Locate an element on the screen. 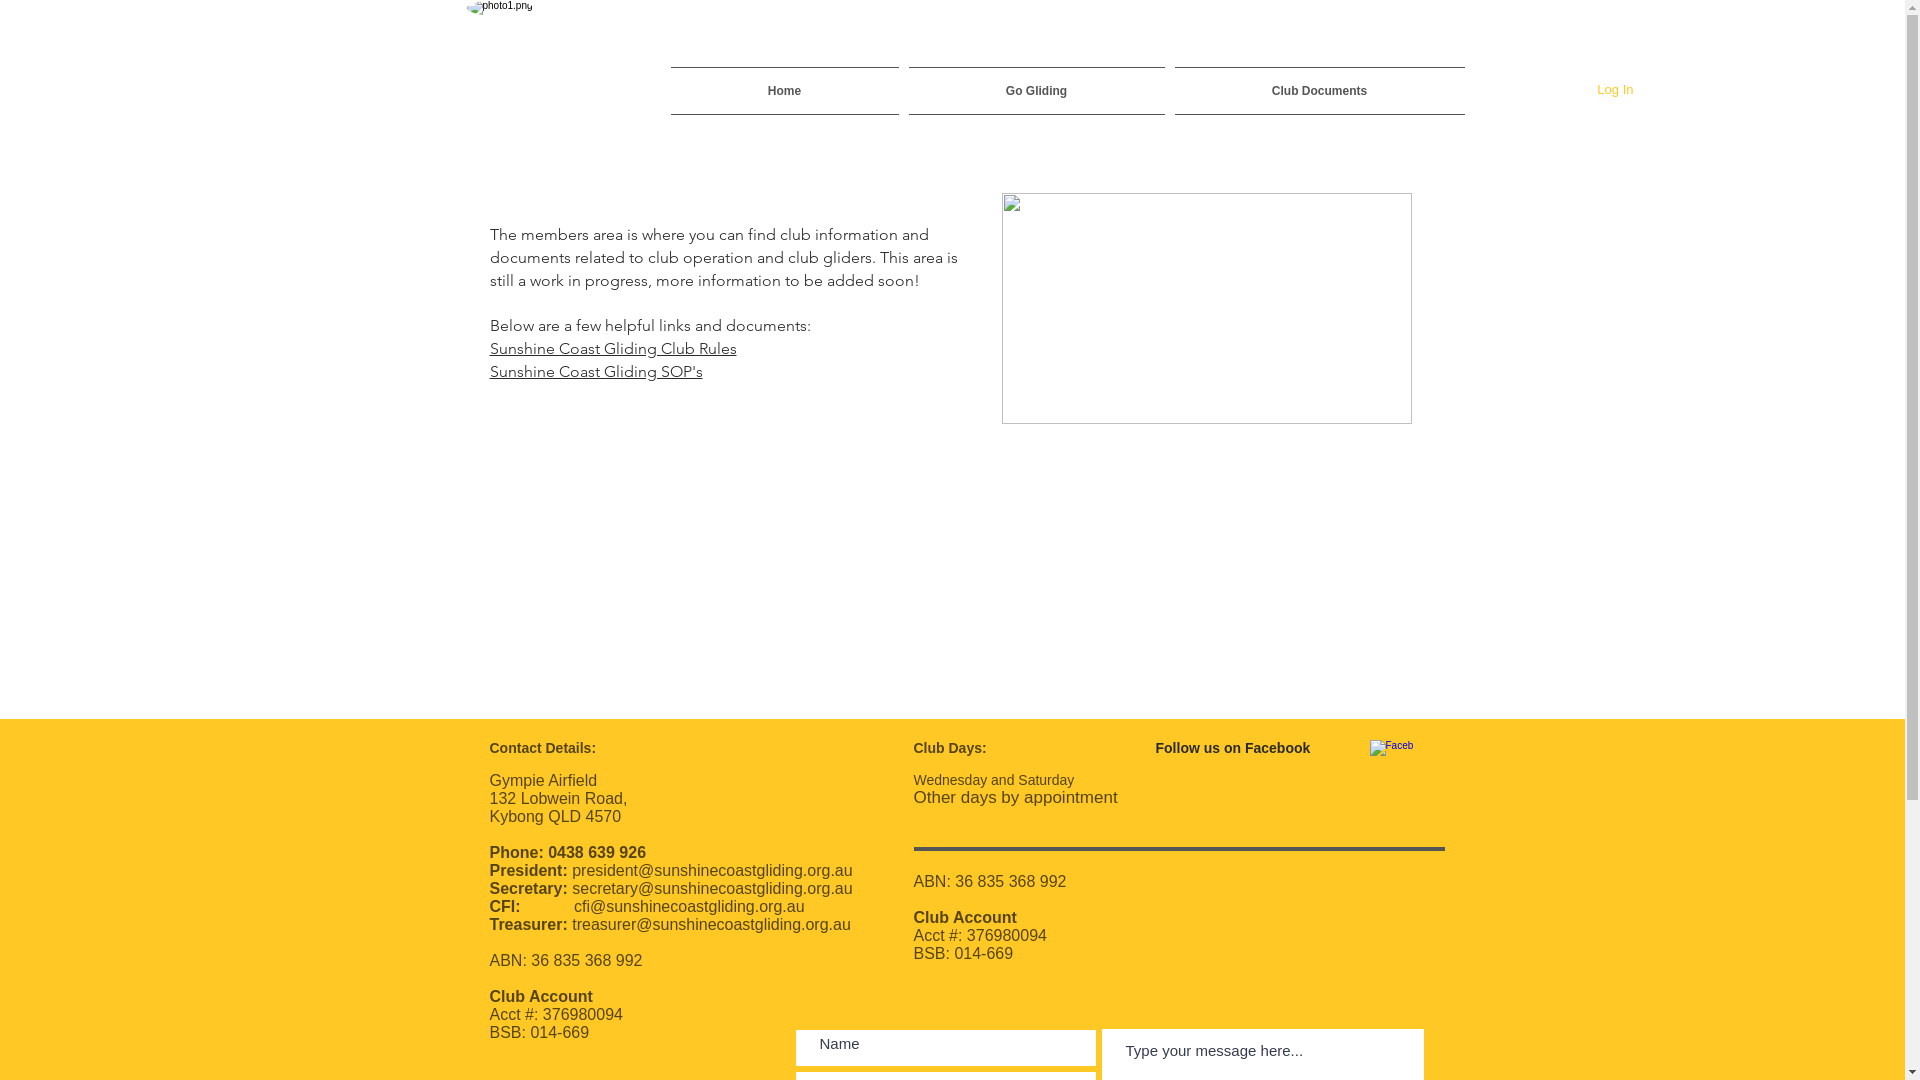 This screenshot has height=1080, width=1920. 'Sunshine Coast Gliding SOP's' is located at coordinates (595, 370).